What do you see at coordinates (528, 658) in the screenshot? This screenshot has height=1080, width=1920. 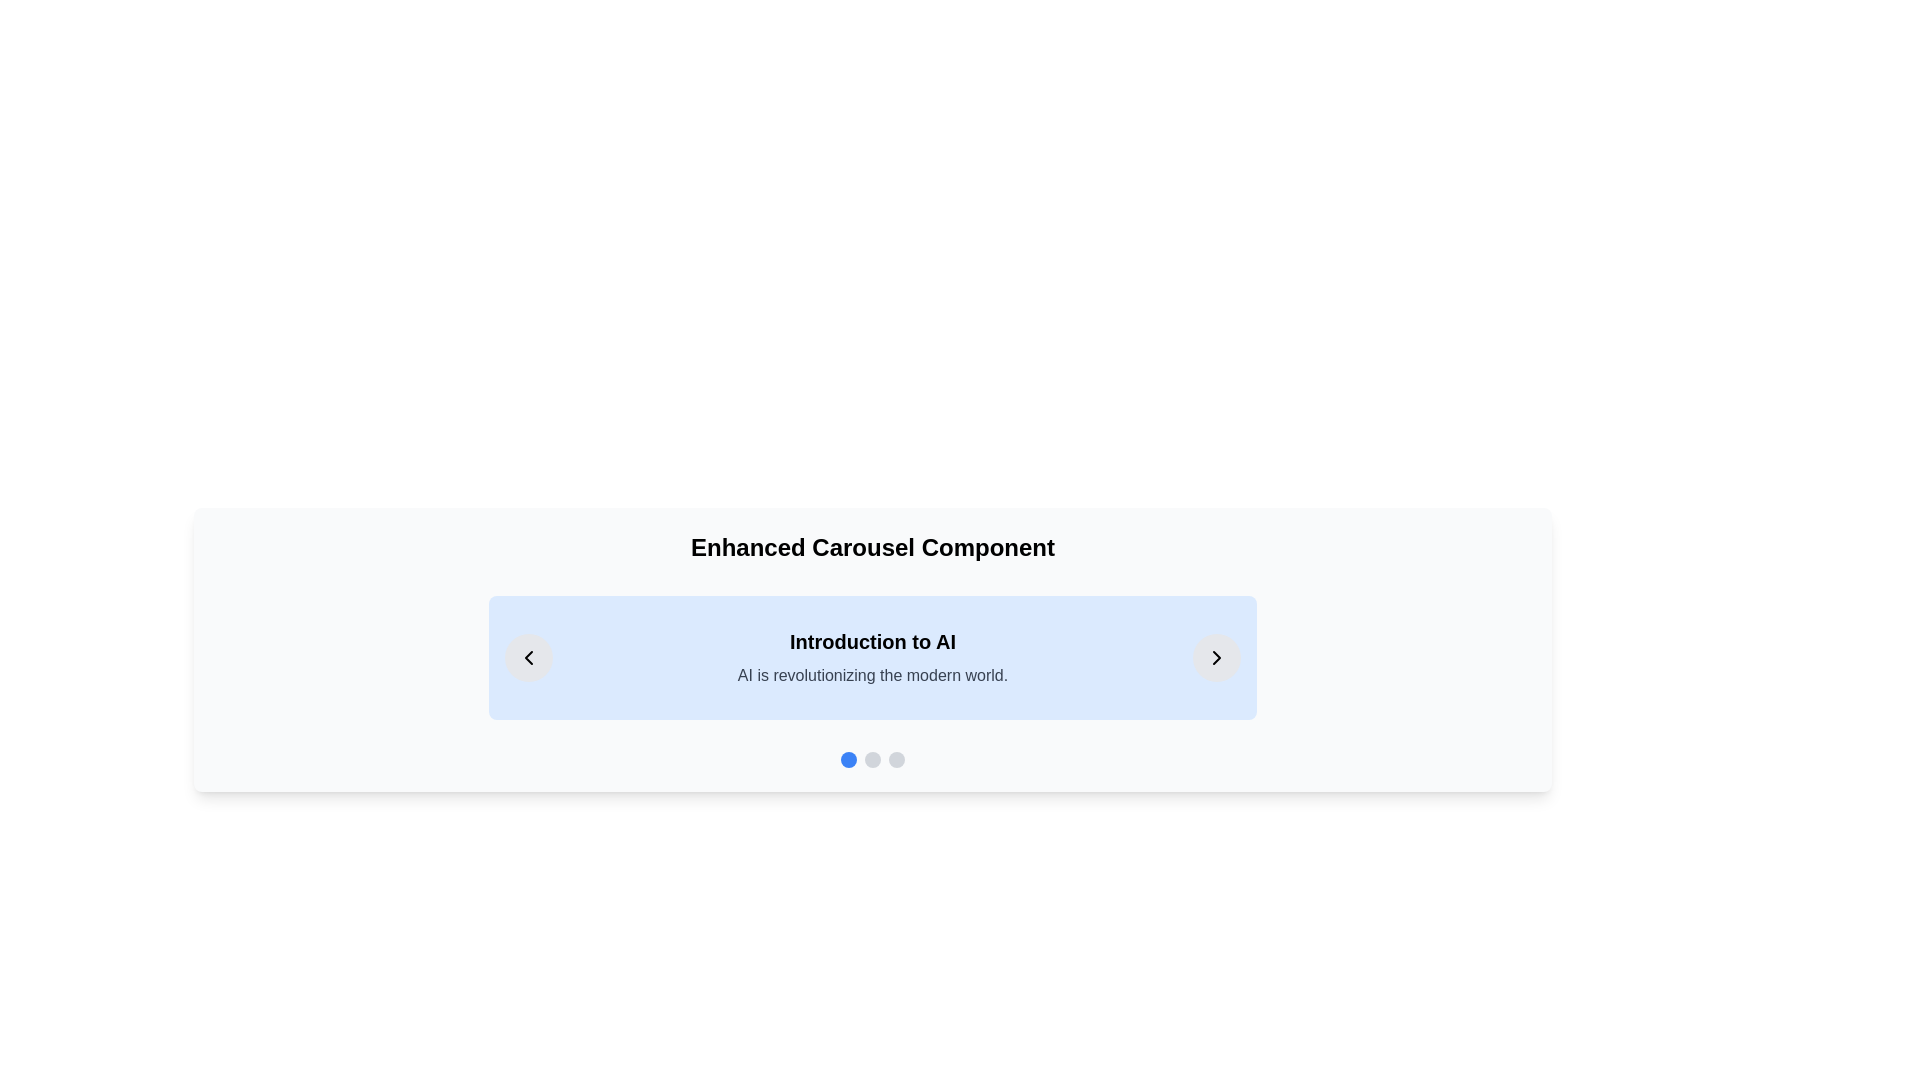 I see `the circular button with a light gray background and a black leftward-pointing chevron icon` at bounding box center [528, 658].